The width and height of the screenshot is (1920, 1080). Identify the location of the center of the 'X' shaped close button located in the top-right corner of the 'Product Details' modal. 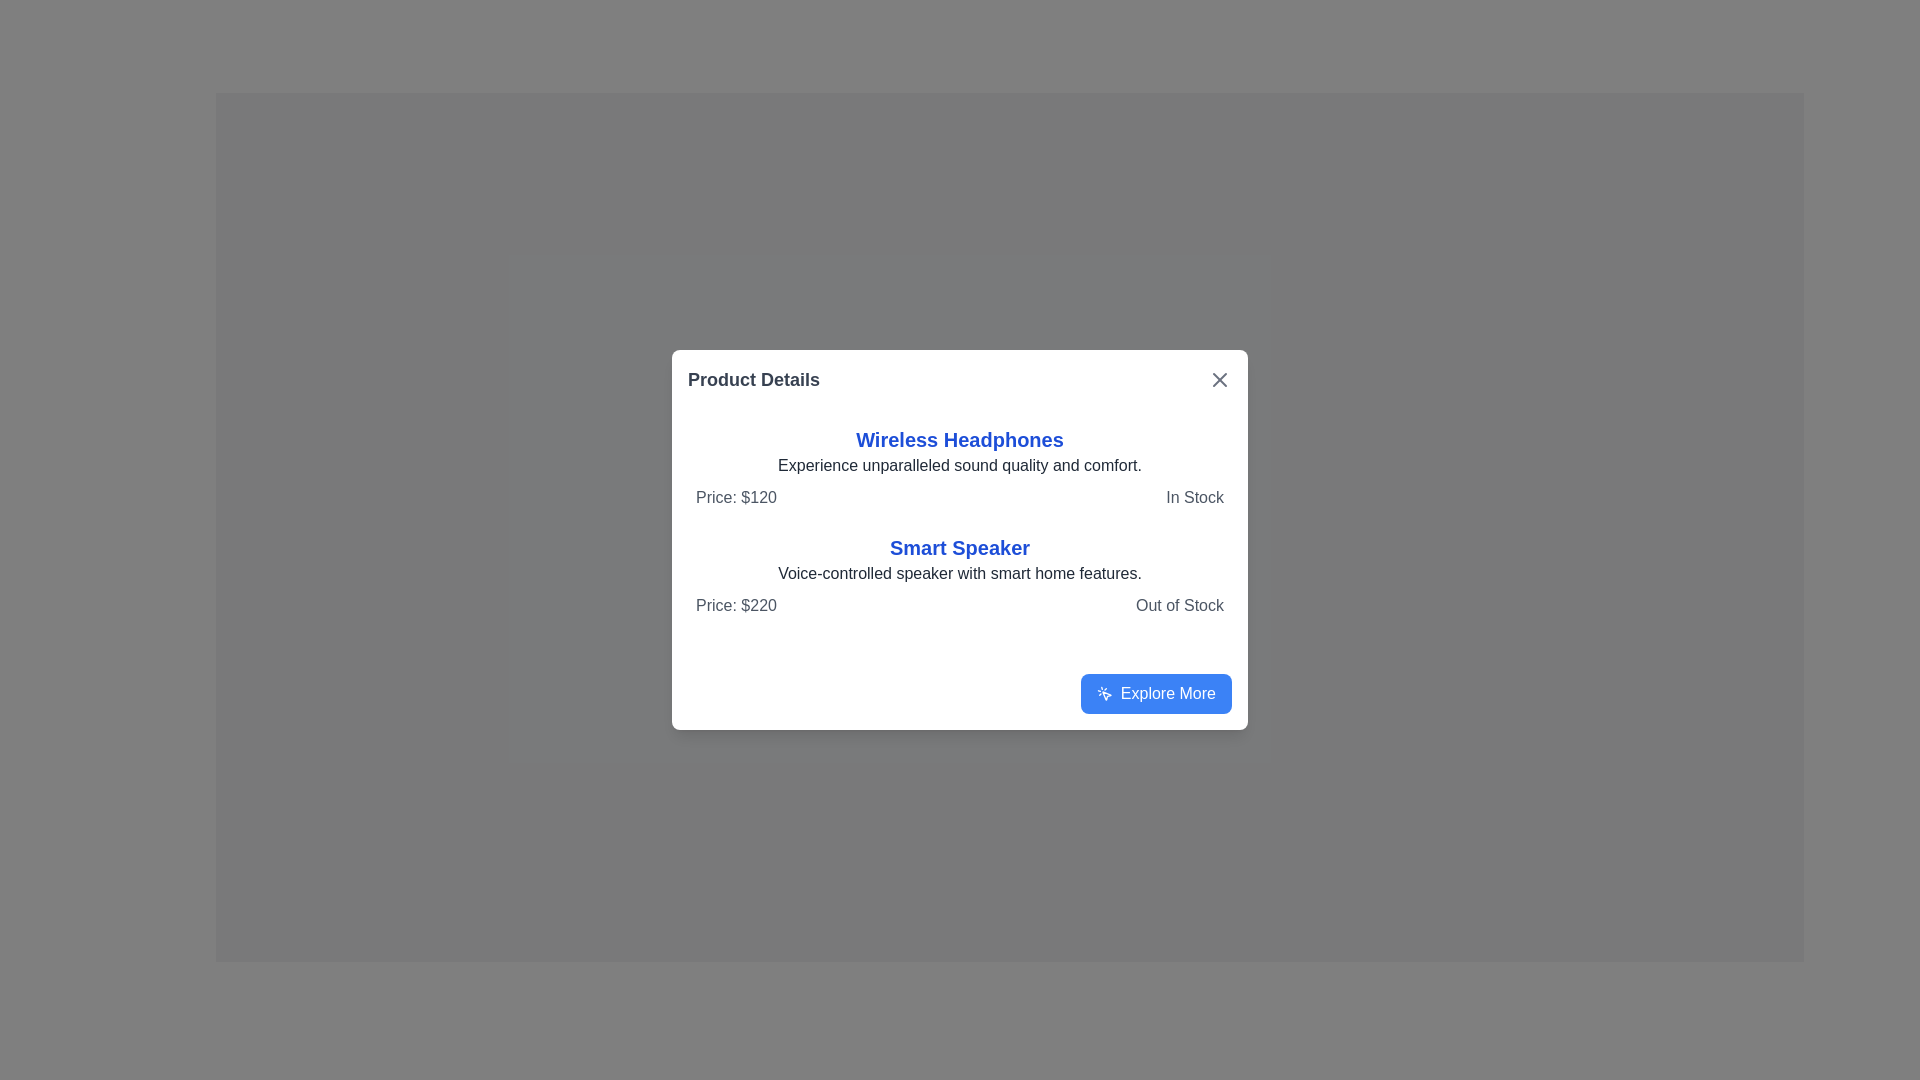
(1218, 380).